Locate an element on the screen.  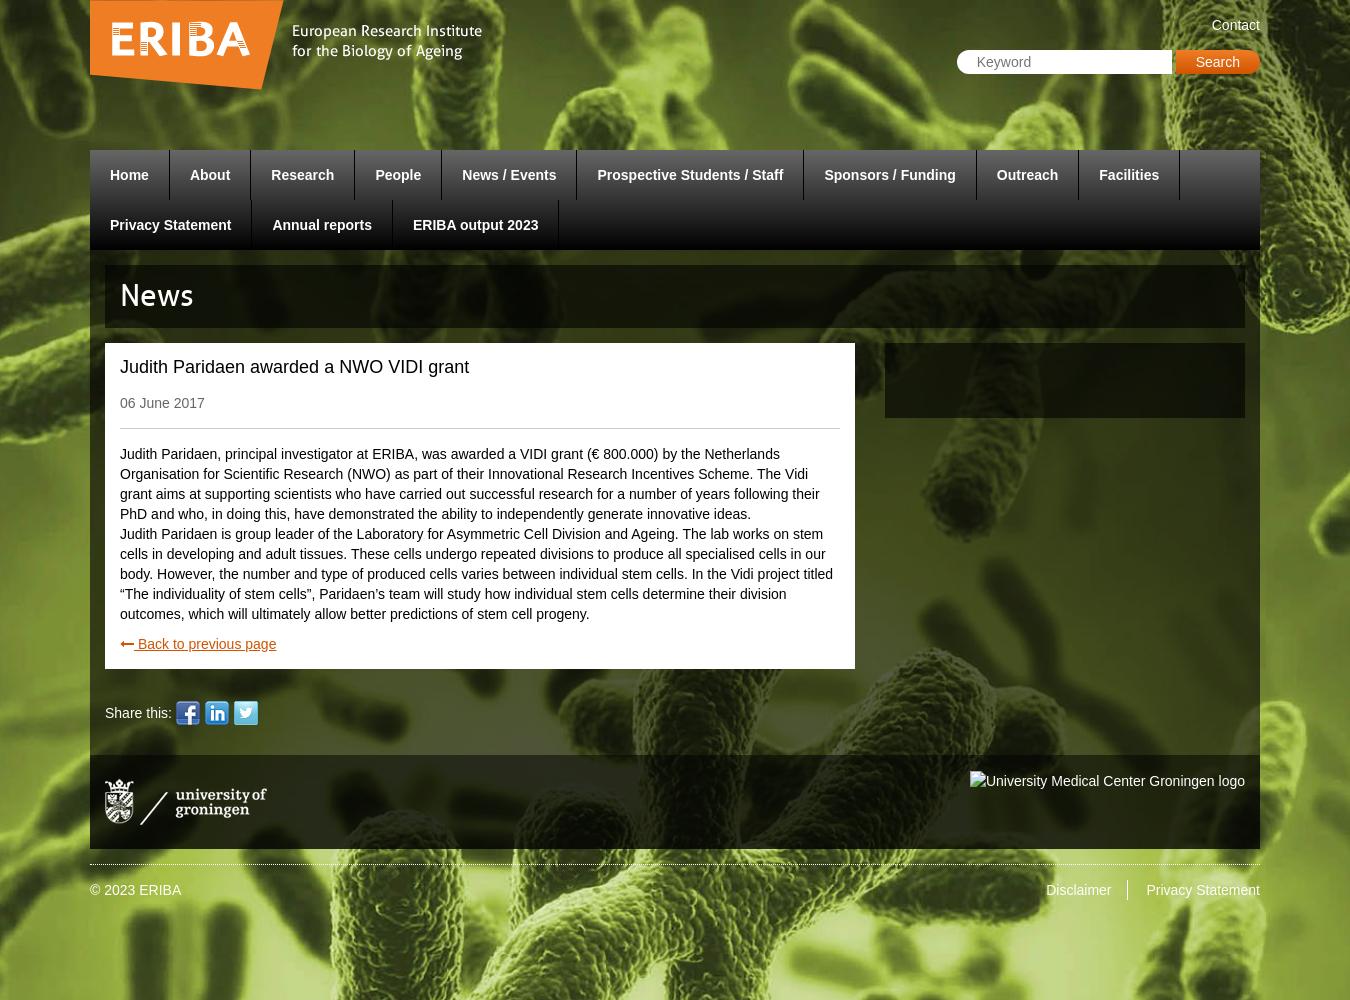
'Judith Paridaen, principal investigator at ERIBA, was awarded a VIDI grant (€ 800.000) by the Netherlands Organisation for Scientific Research (NWO) as part of their Innovational Research Incentives Scheme. The Vidi grant aims at supporting scientists who have carried out successful research for a number of years following their PhD and who, in doing this, have demonstrated the ability to independently generate innovative ideas.' is located at coordinates (468, 482).